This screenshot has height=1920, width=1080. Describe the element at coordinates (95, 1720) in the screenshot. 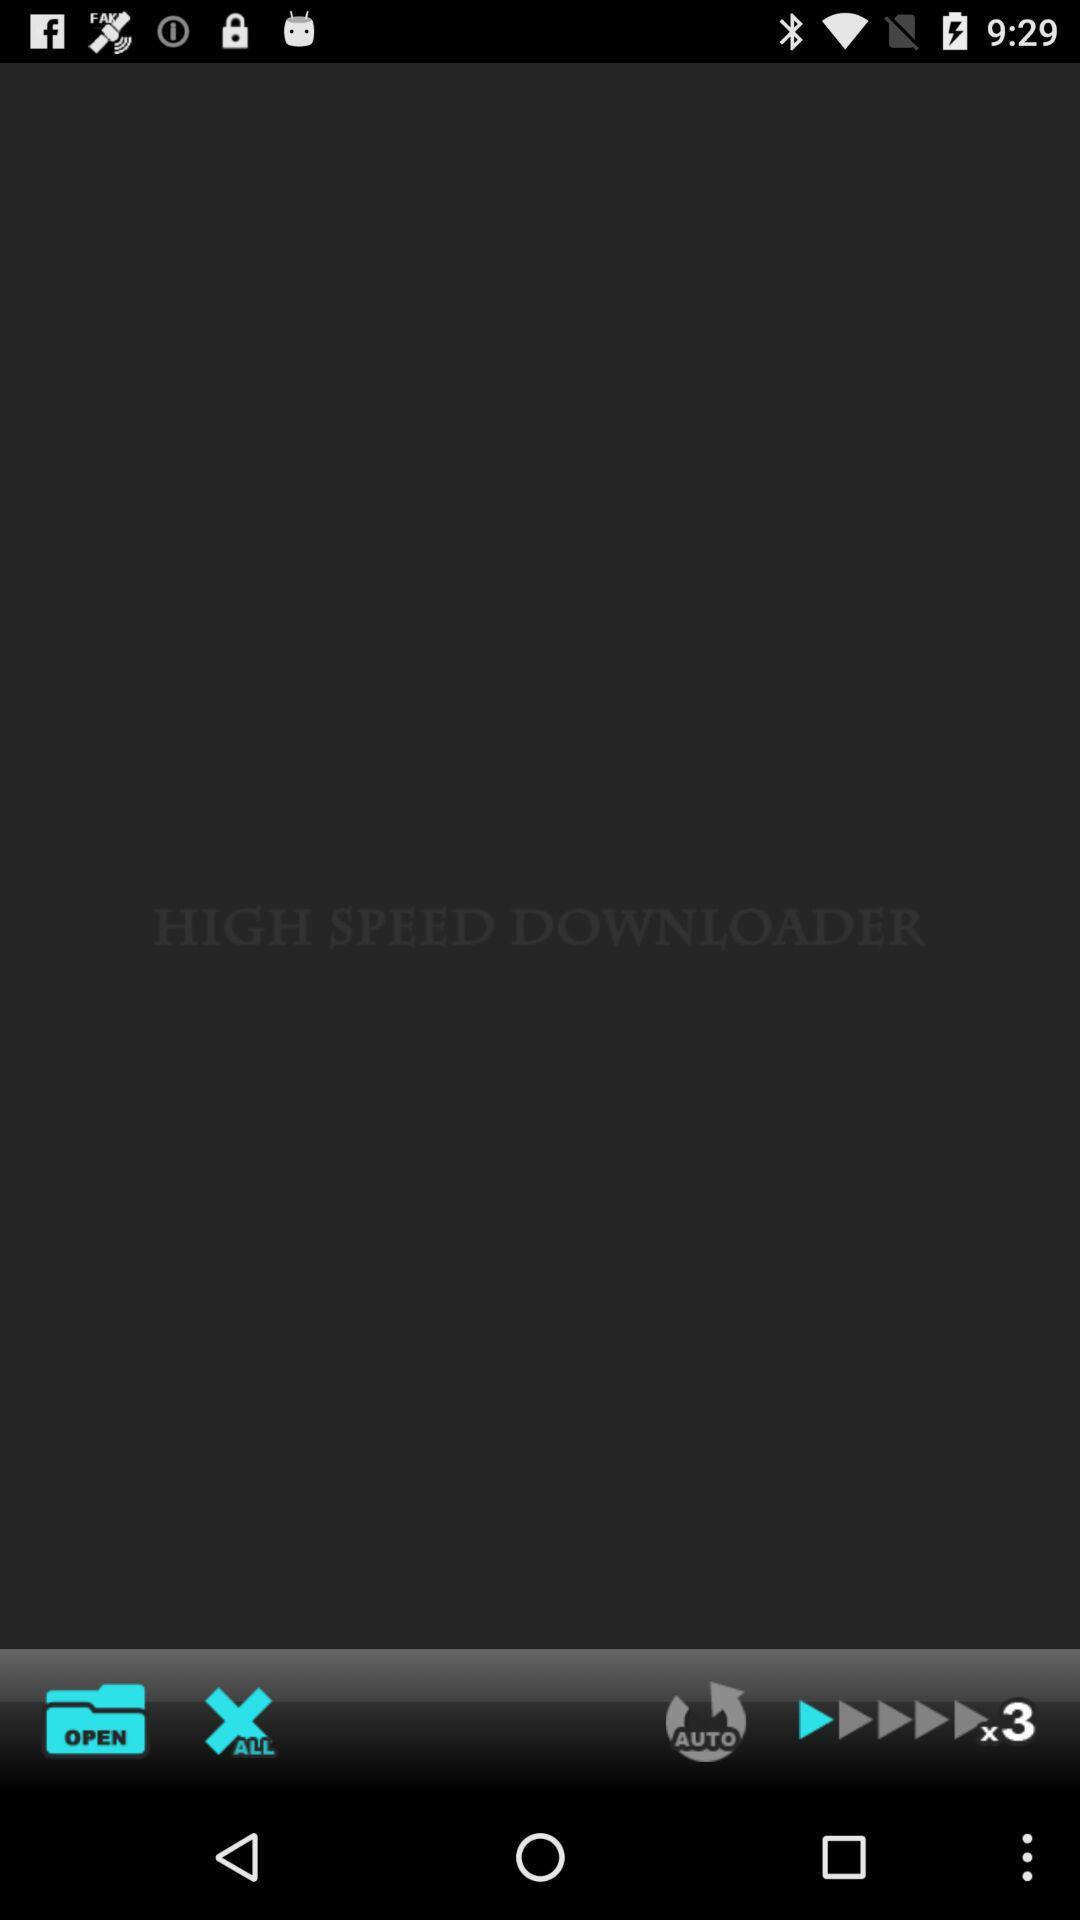

I see `open file` at that location.